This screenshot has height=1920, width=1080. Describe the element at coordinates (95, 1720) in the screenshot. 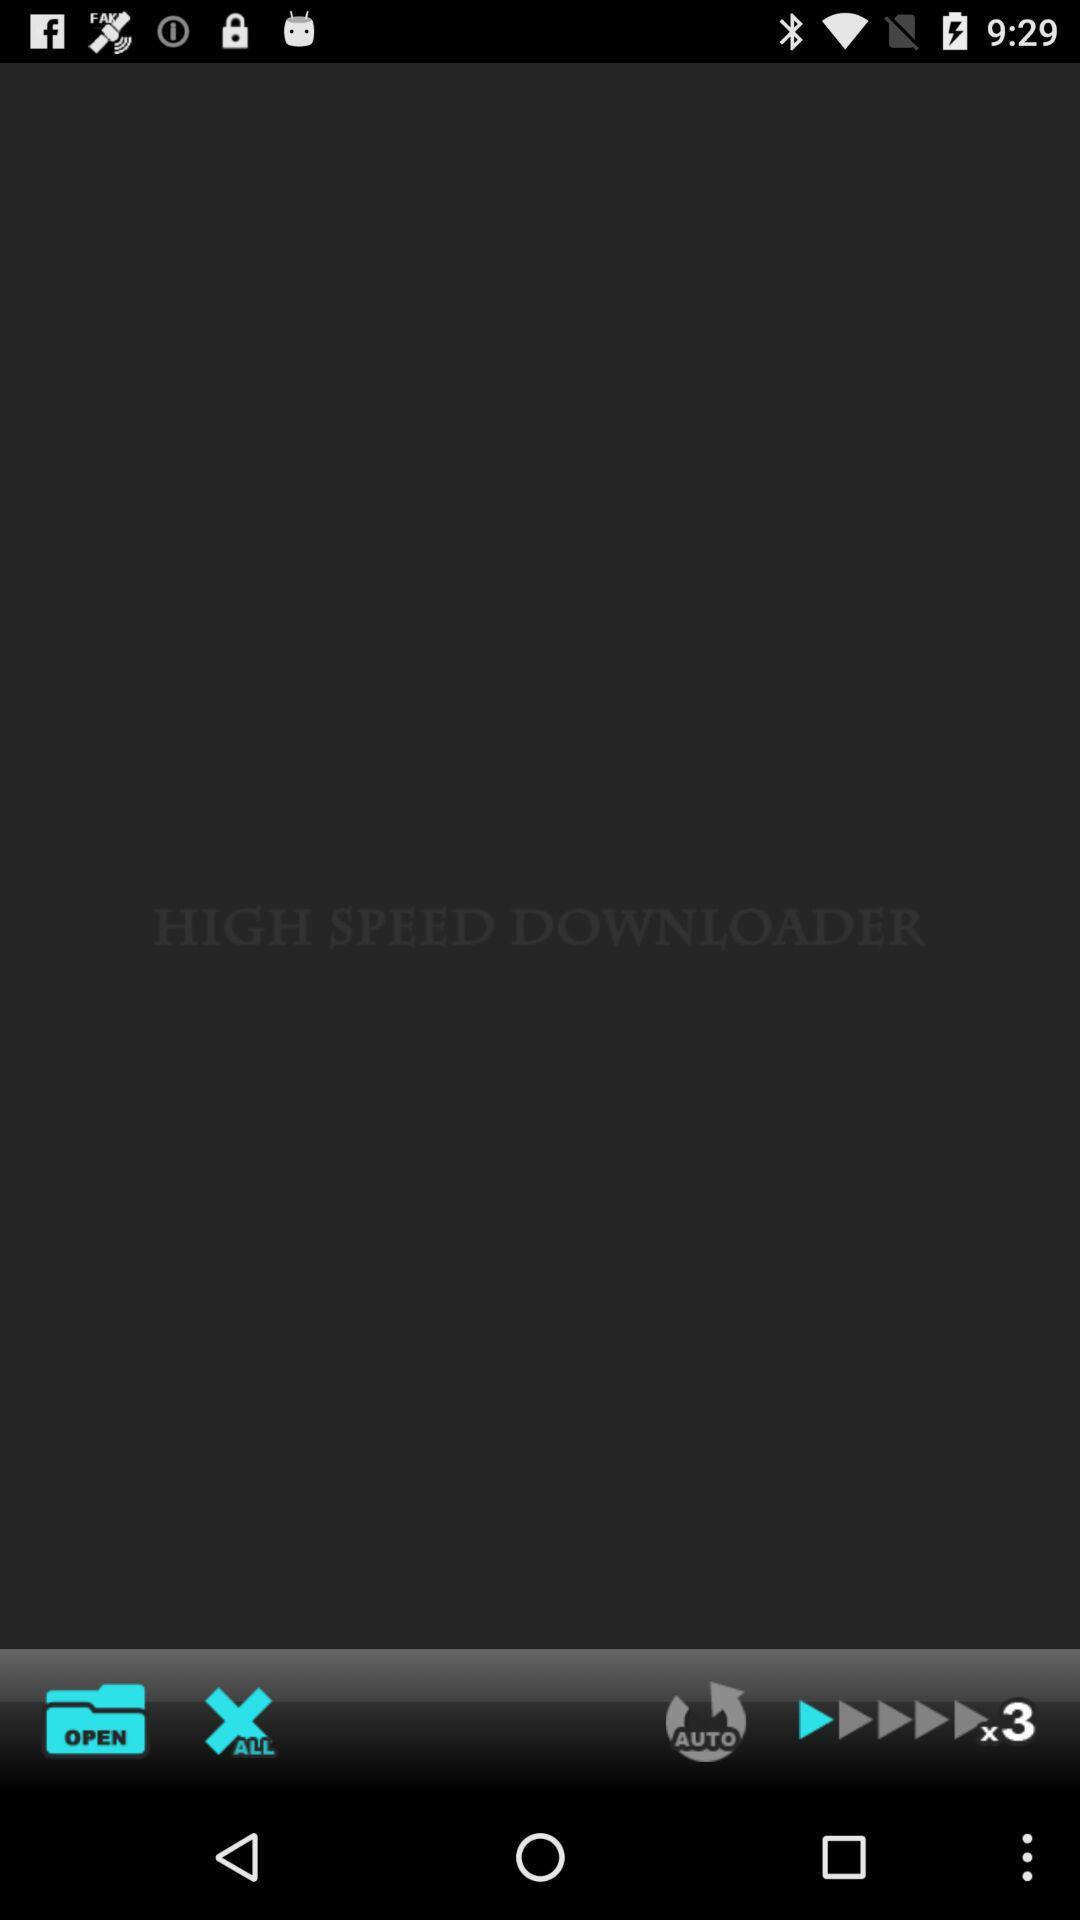

I see `open file` at that location.